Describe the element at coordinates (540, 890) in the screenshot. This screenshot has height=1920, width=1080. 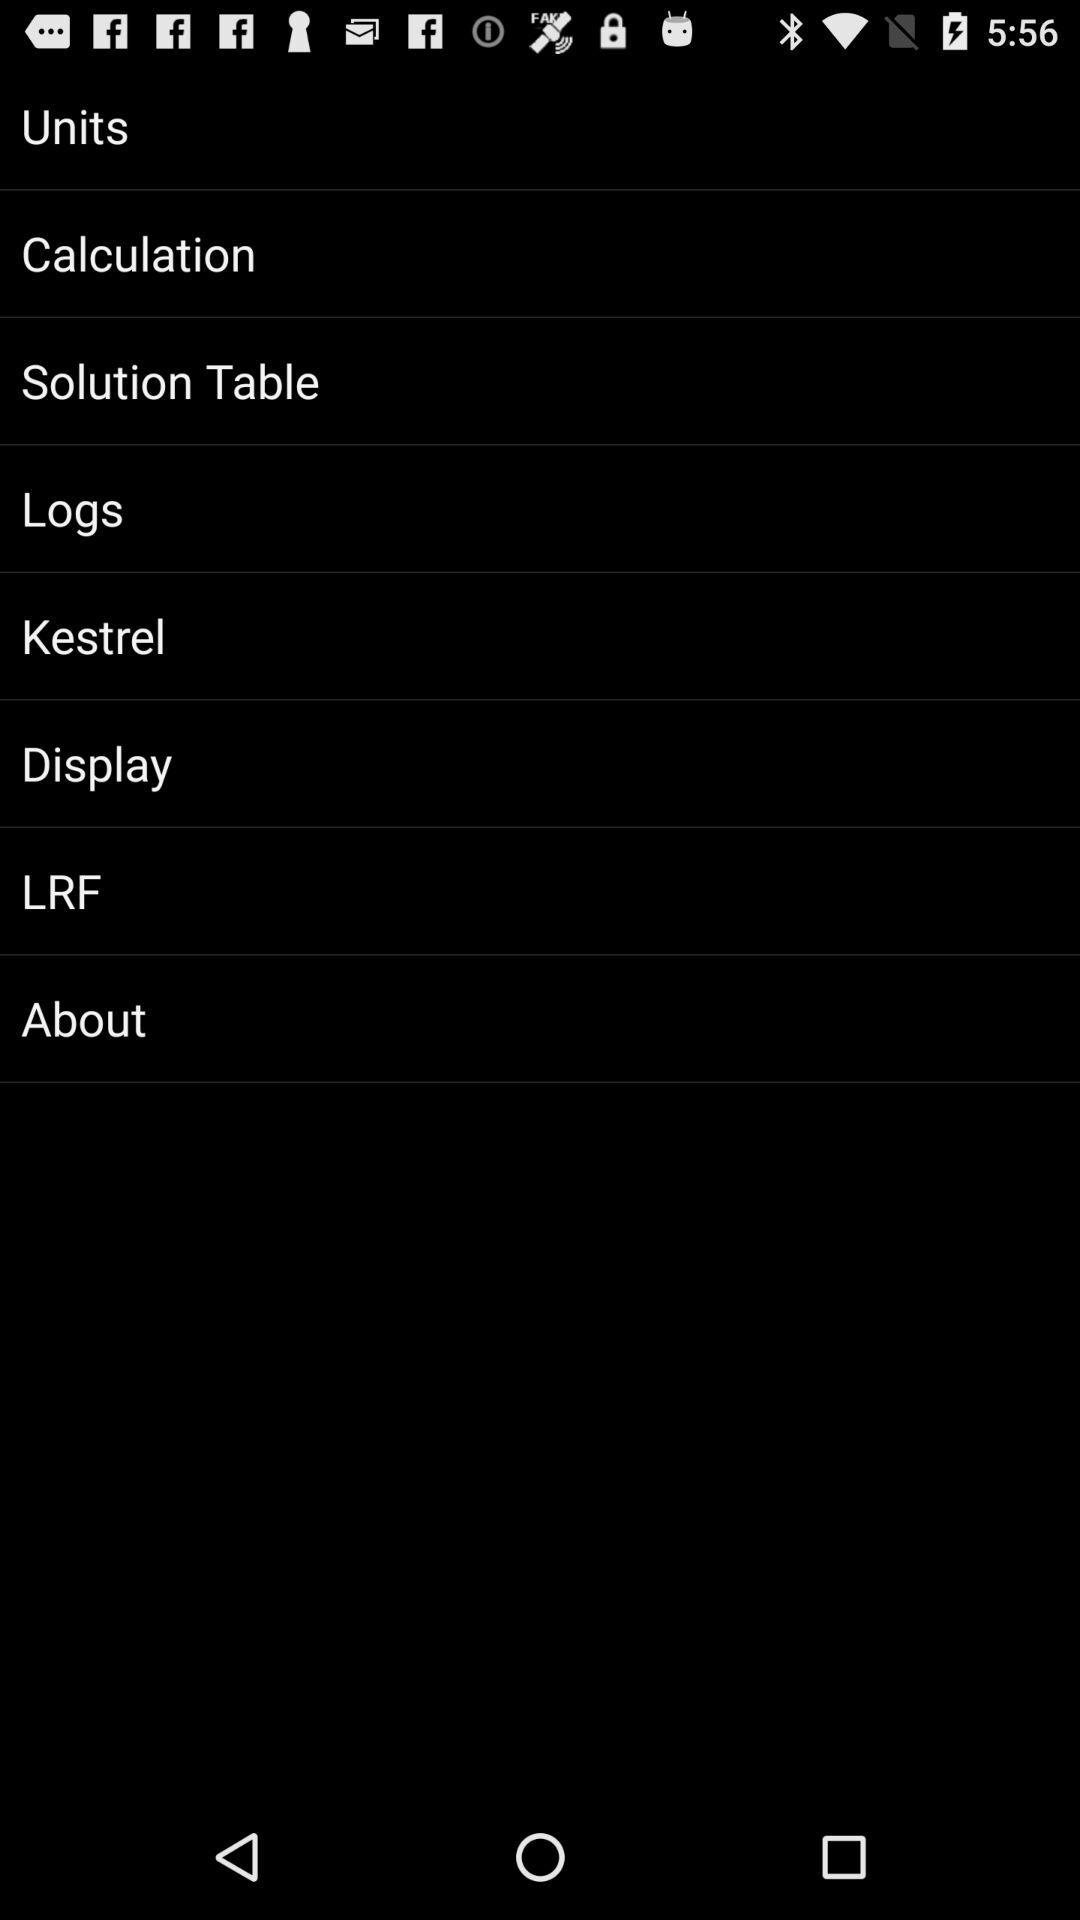
I see `the app above about item` at that location.